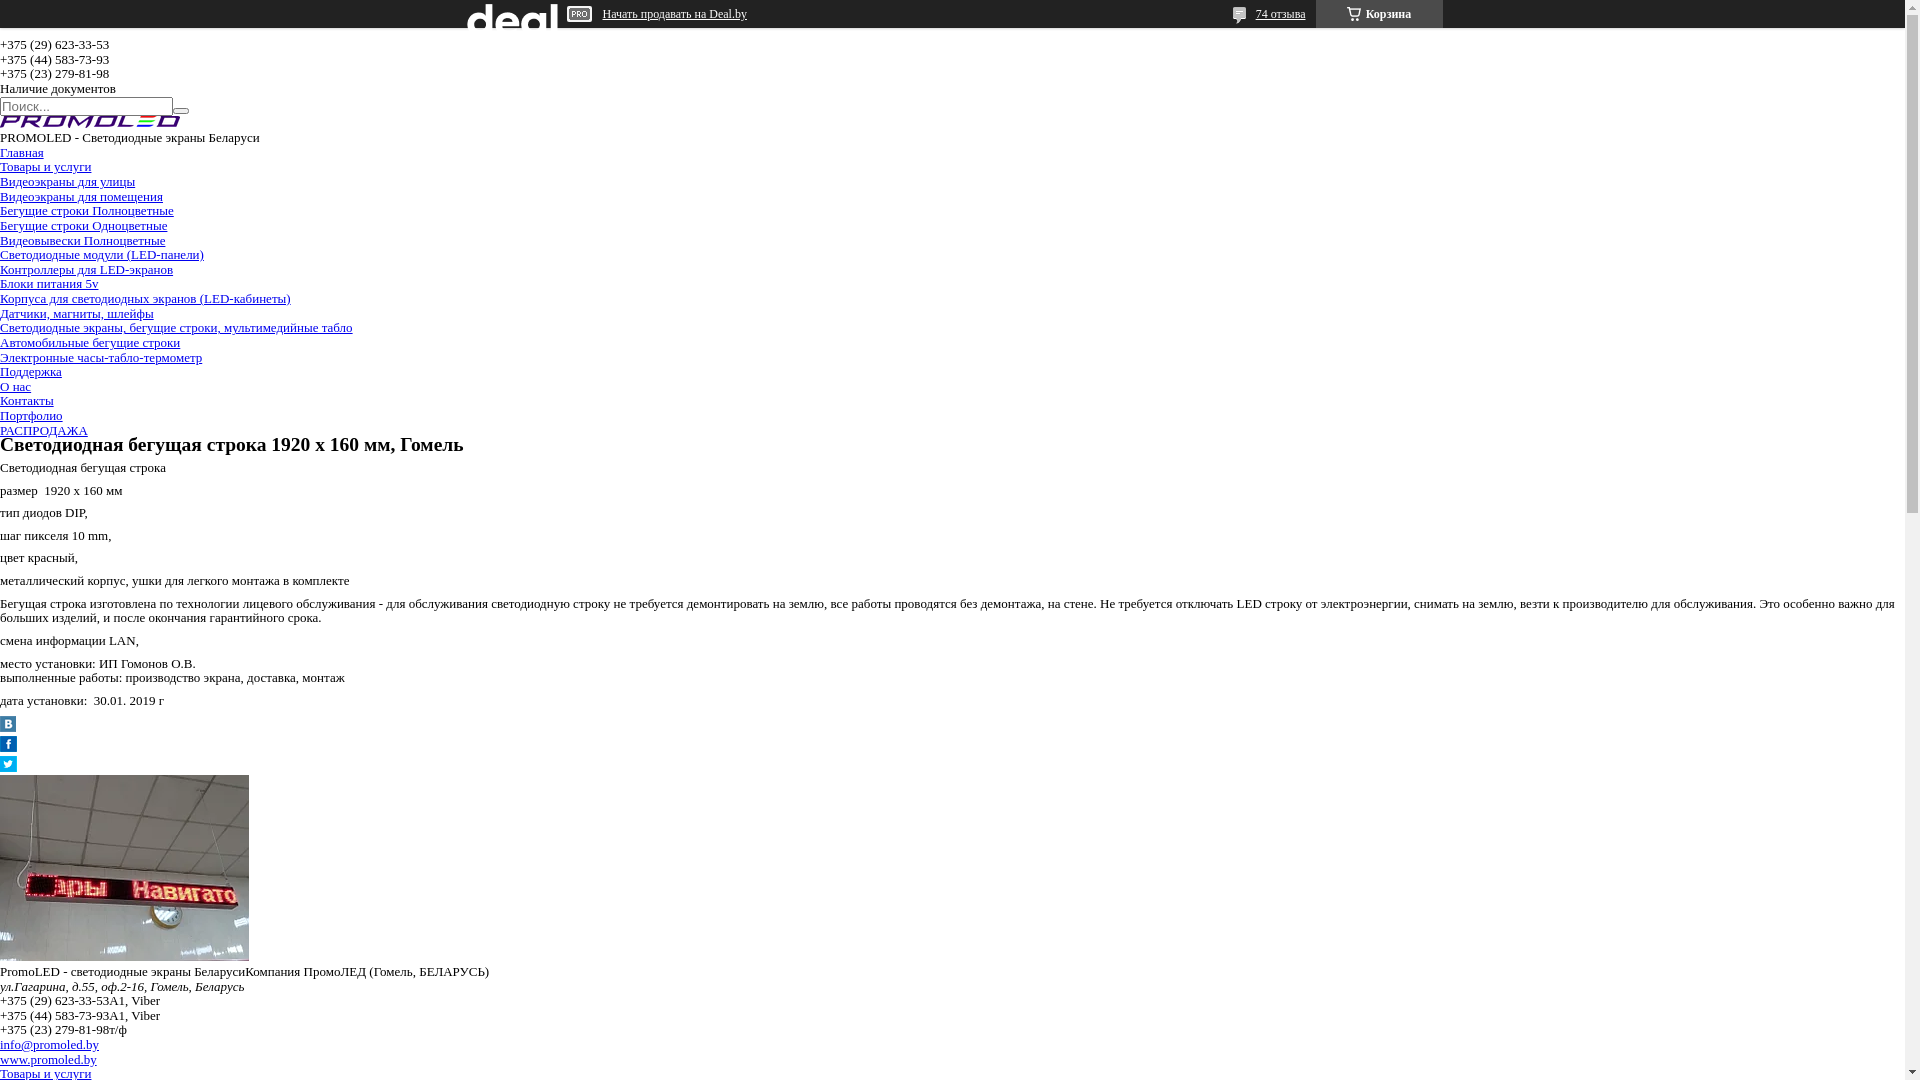  Describe the element at coordinates (8, 766) in the screenshot. I see `'twitter'` at that location.